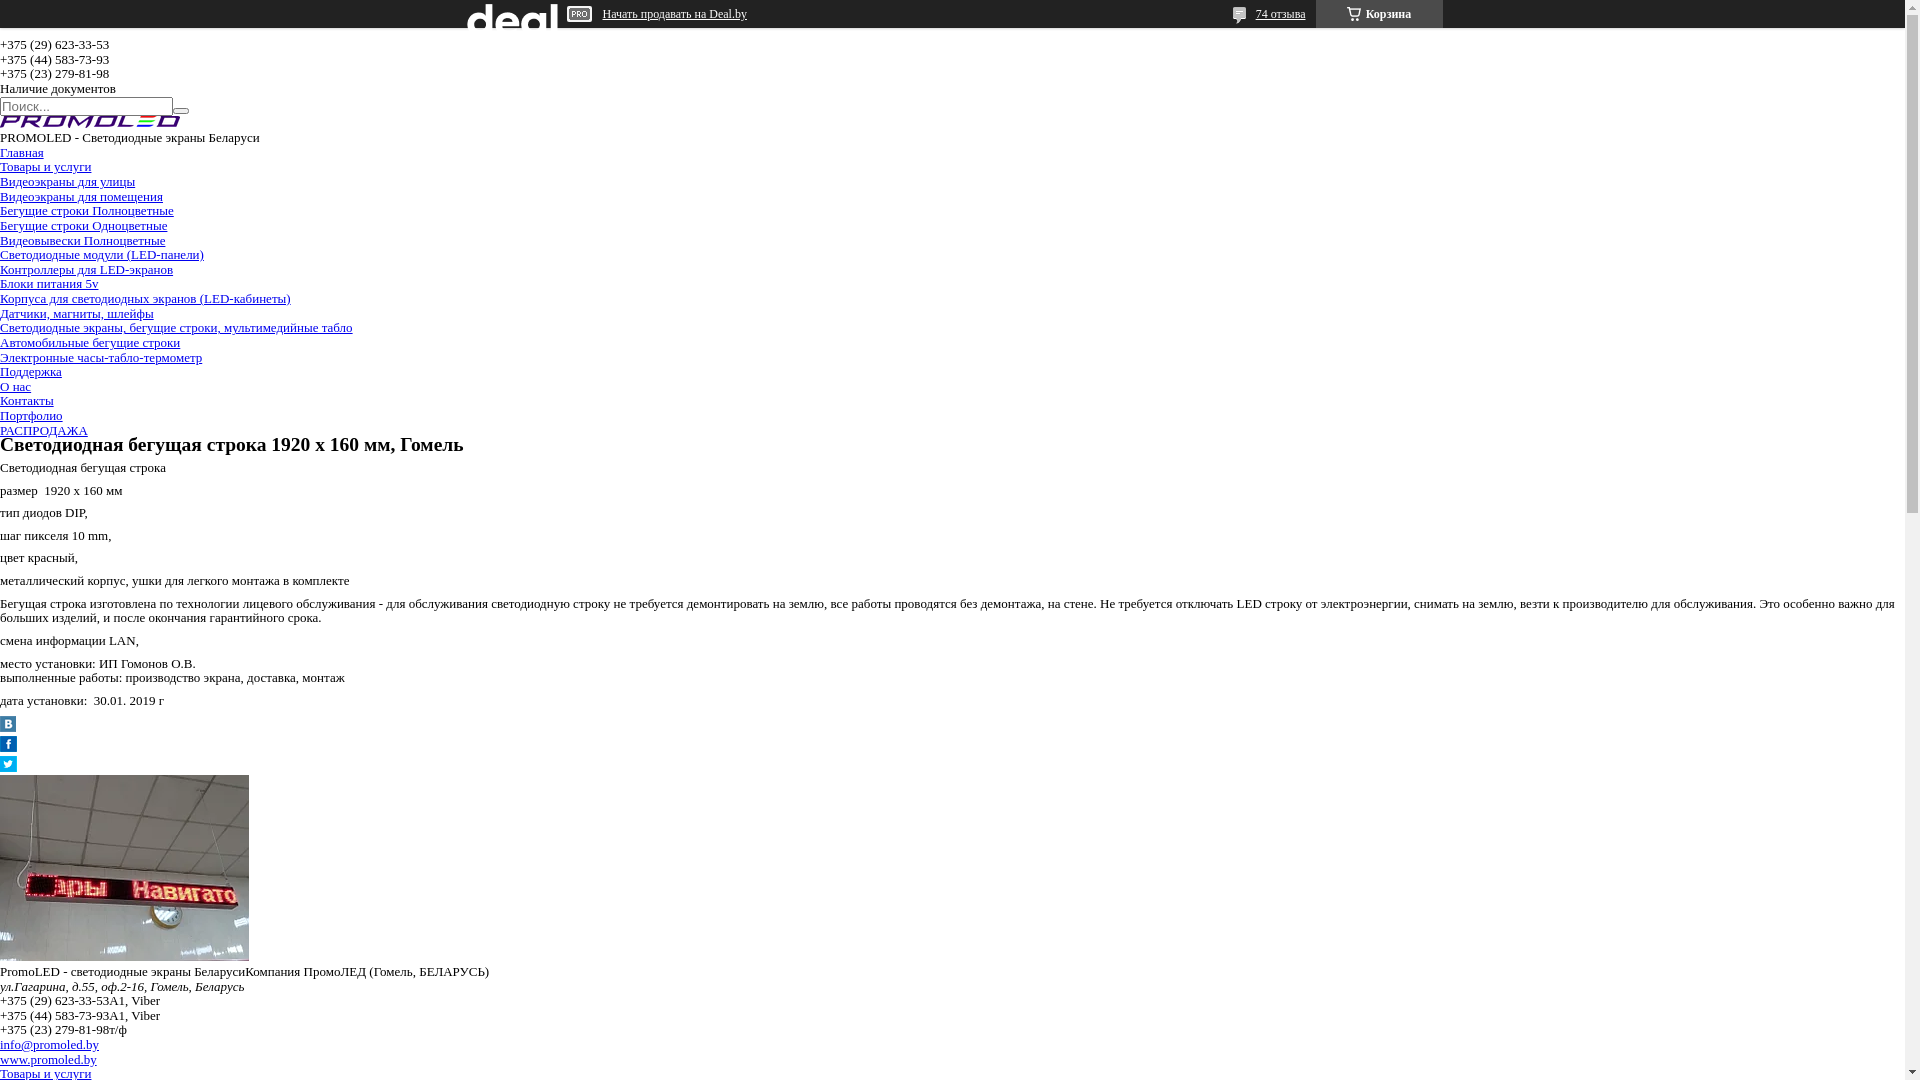  Describe the element at coordinates (8, 766) in the screenshot. I see `'twitter'` at that location.